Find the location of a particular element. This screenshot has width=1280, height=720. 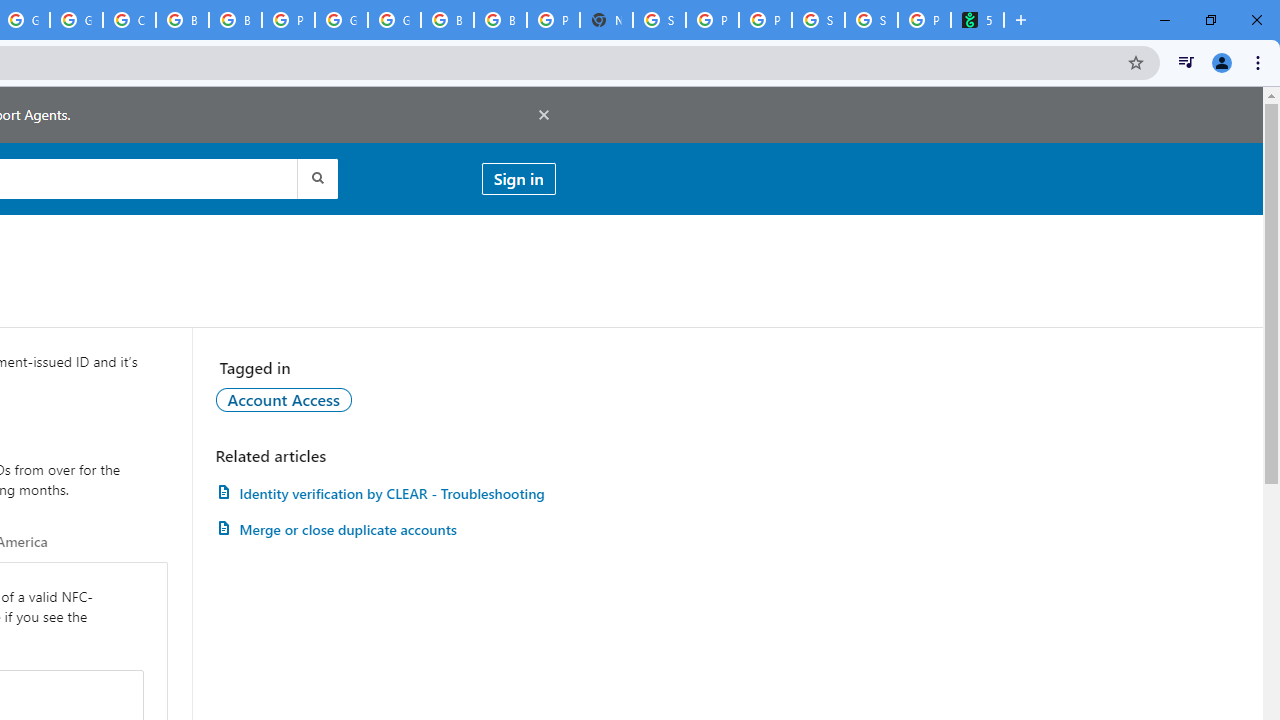

'Google Cloud Platform' is located at coordinates (341, 20).